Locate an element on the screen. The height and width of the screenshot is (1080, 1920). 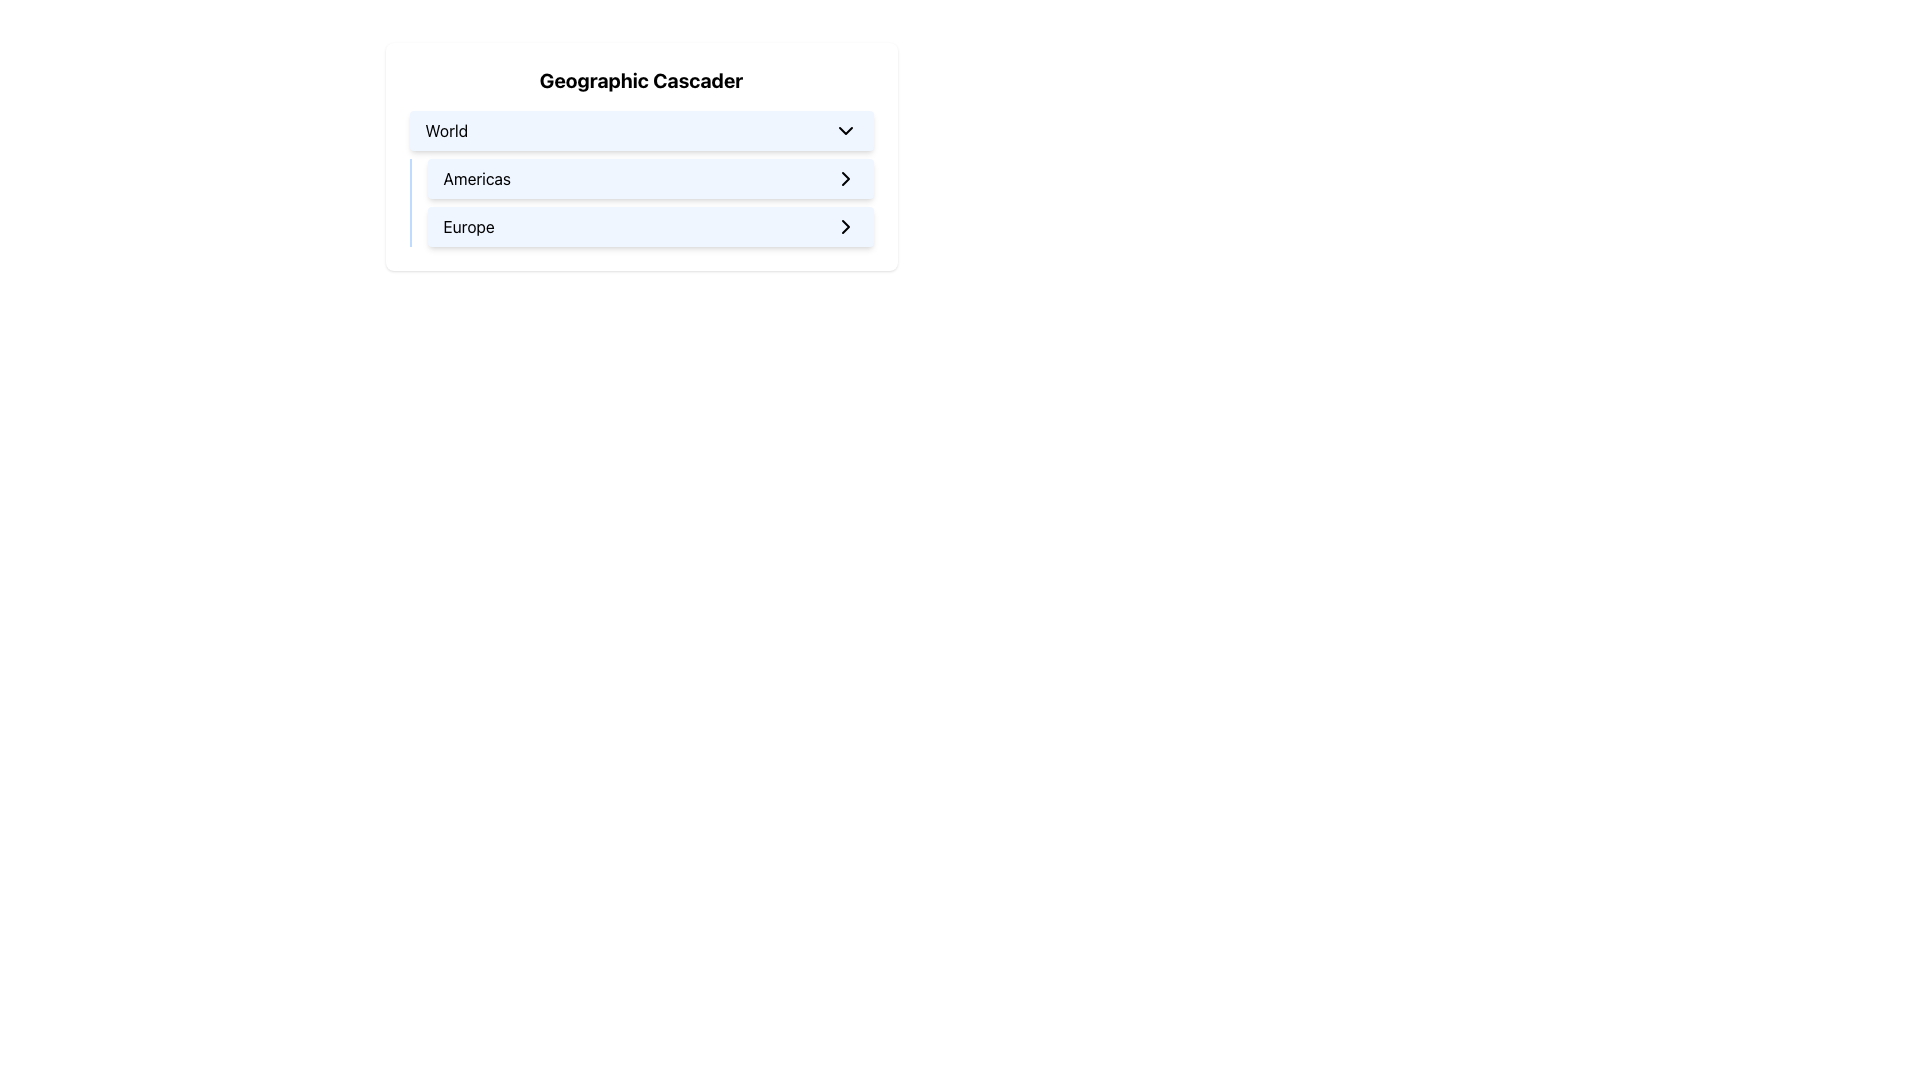
the 'Europe' selectable option text label within the cascading menu, which is displayed on a light blue rounded button situated below the 'Americas' button is located at coordinates (468, 226).